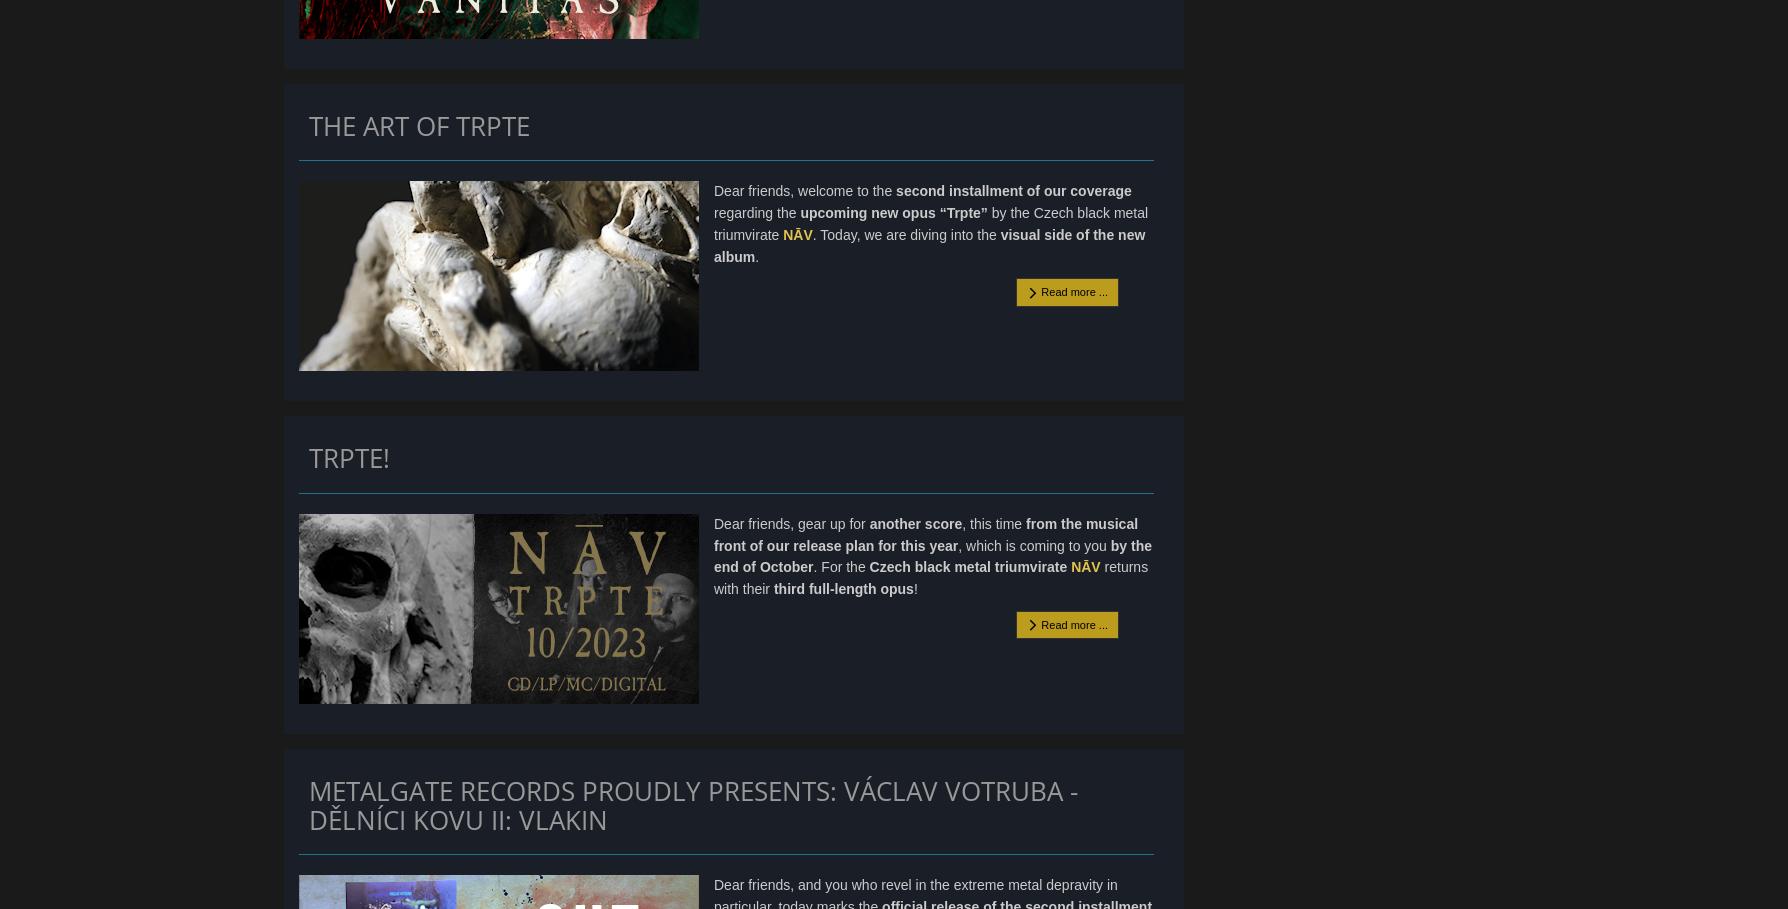  I want to click on 'second installment of our coverage', so click(1013, 190).